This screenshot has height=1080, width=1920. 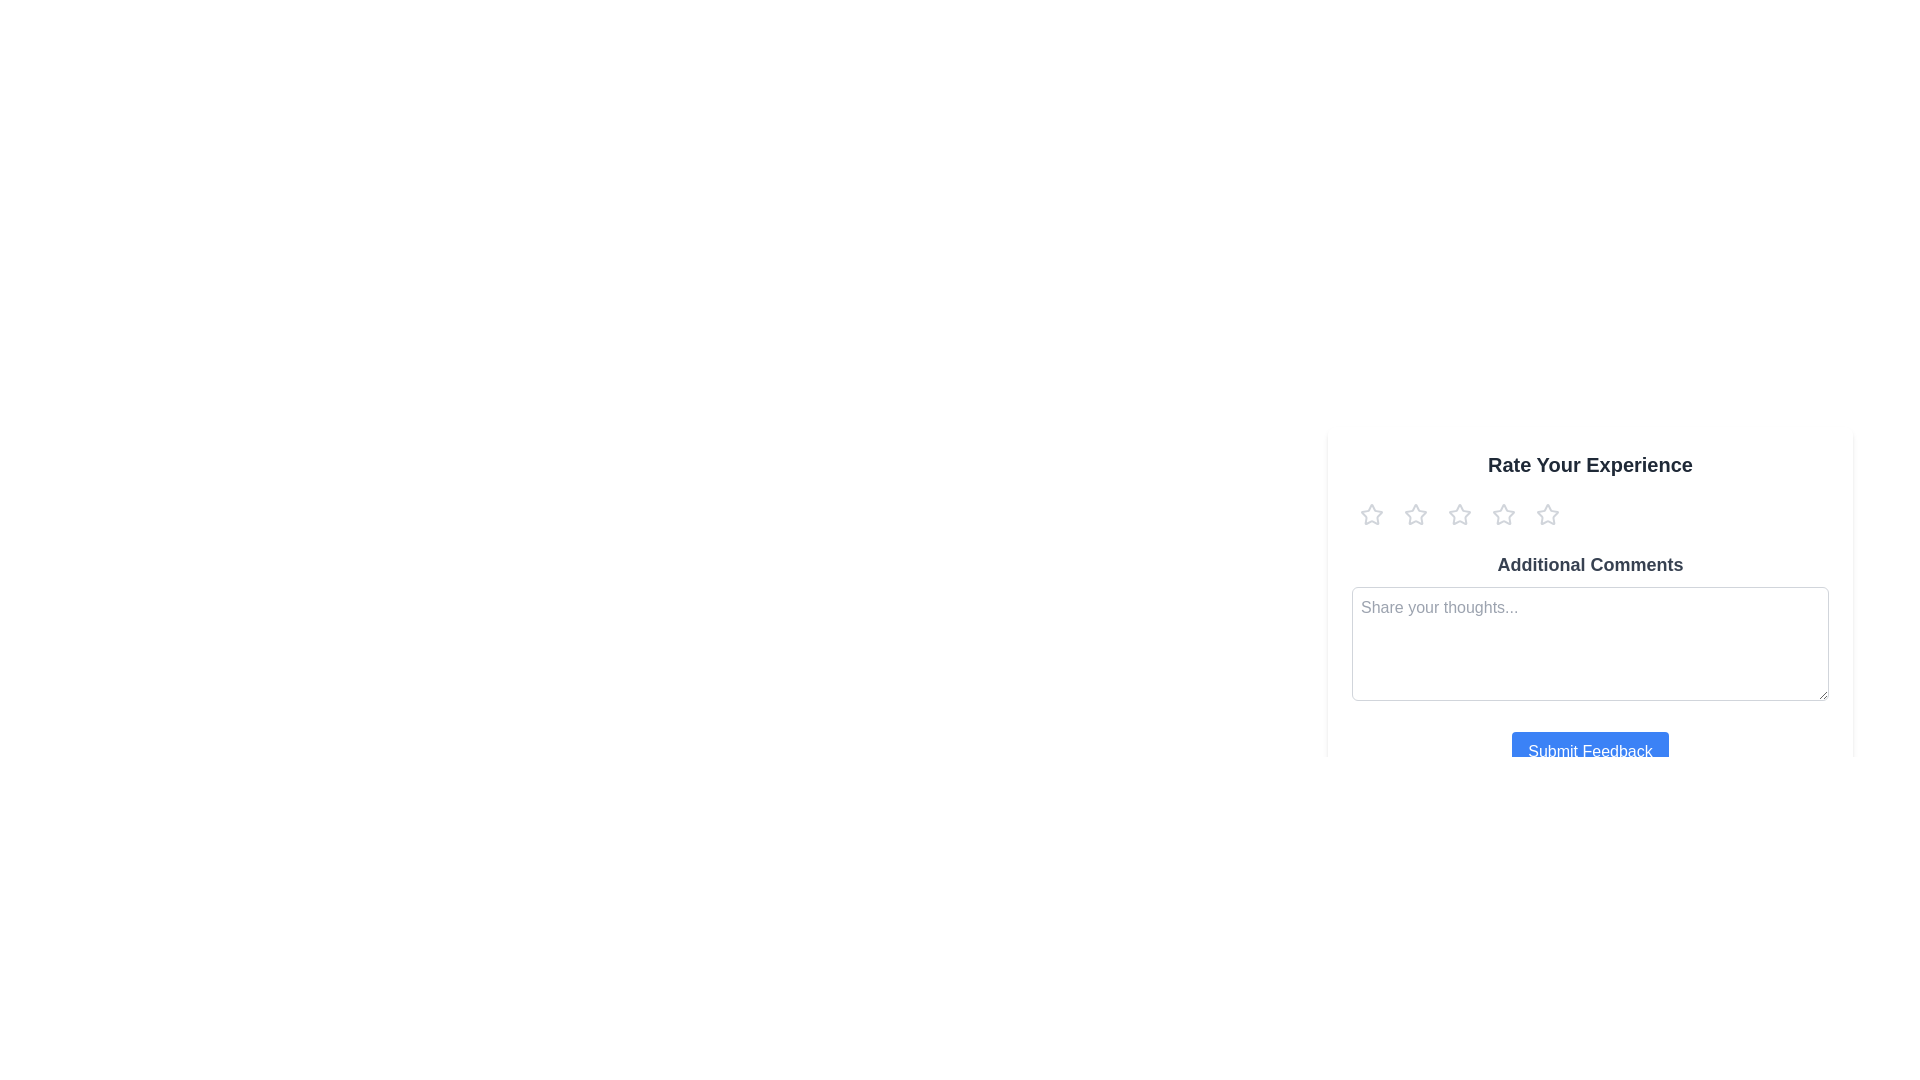 What do you see at coordinates (1589, 514) in the screenshot?
I see `the star in the Rating Component located below 'Rate Your Experience' to set the rating` at bounding box center [1589, 514].